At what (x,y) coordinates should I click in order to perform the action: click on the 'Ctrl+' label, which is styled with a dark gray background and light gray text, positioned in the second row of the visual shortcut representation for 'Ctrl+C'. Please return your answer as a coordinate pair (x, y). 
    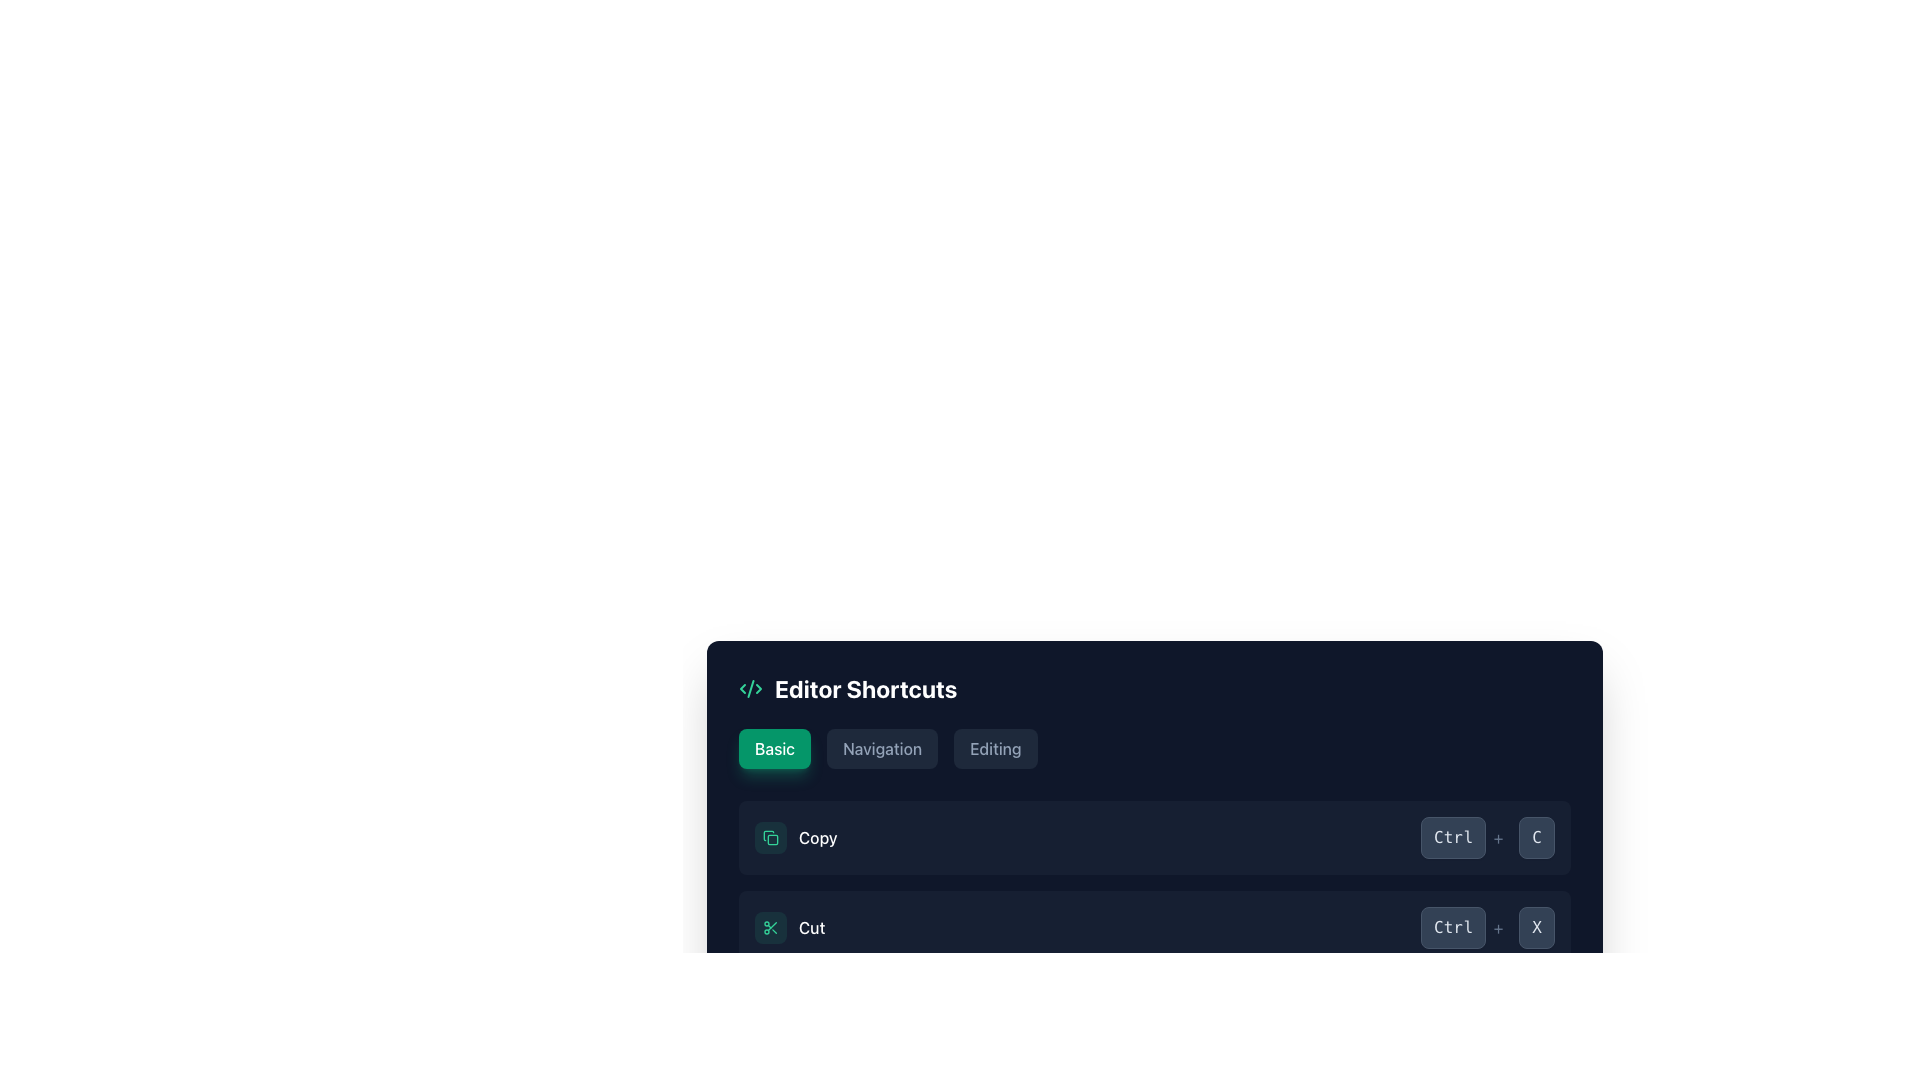
    Looking at the image, I should click on (1466, 837).